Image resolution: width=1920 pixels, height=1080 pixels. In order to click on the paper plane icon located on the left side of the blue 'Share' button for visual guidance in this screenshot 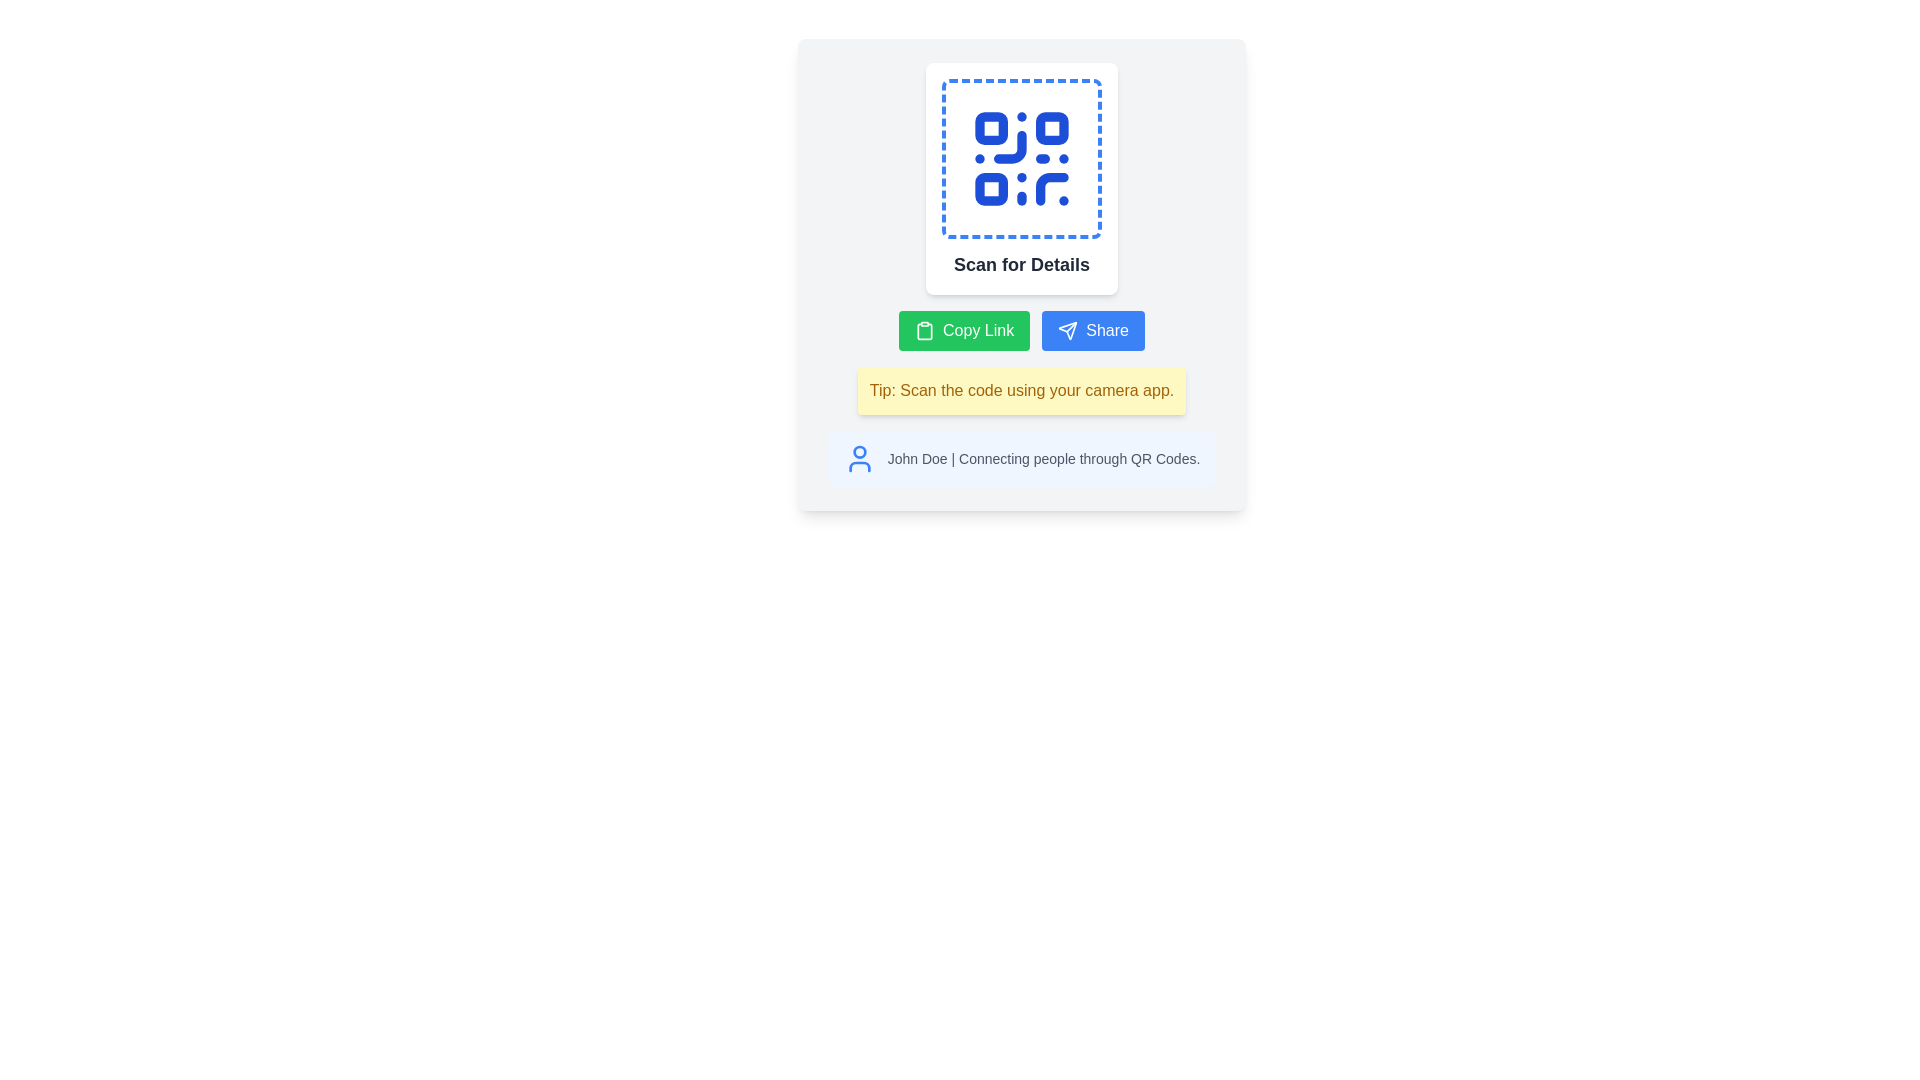, I will do `click(1067, 330)`.